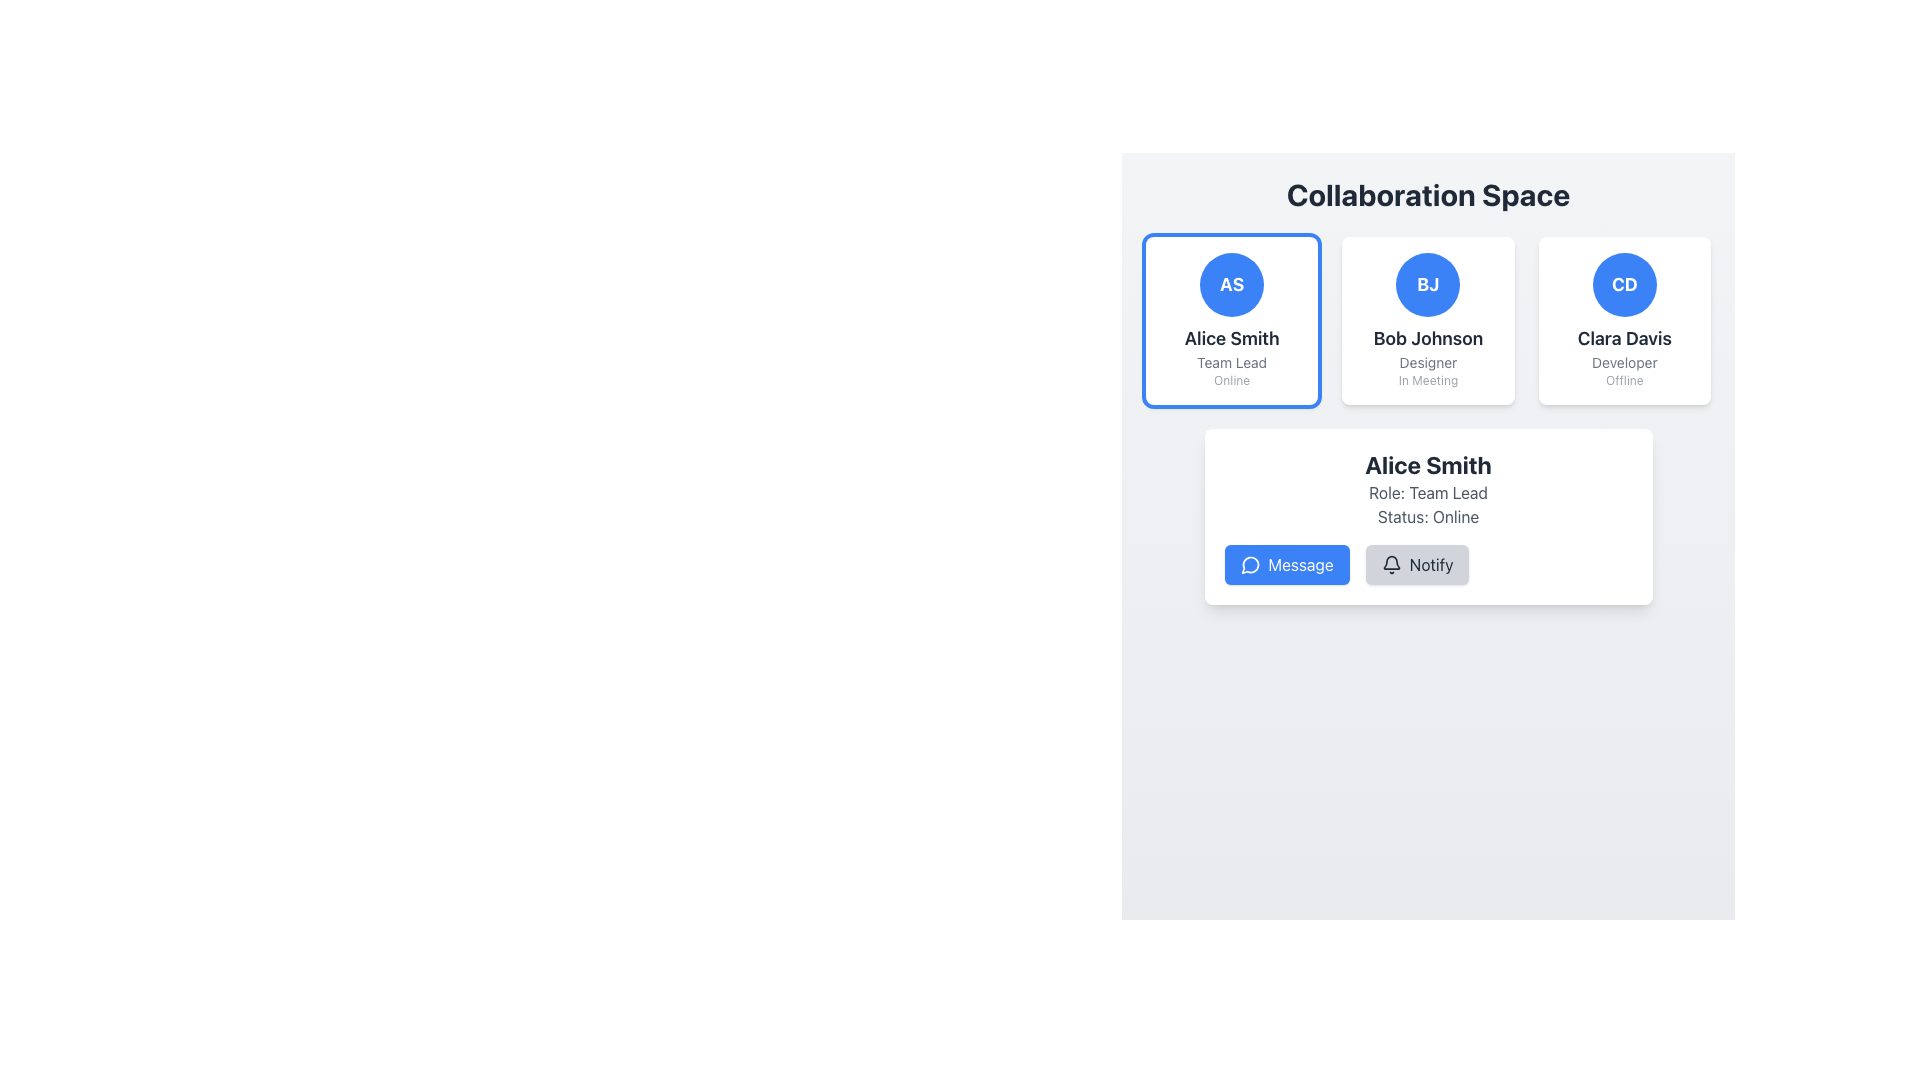  I want to click on text label displaying the role or designation of 'Alice Smith', which is positioned below the name 'Alice Smith' and above the status indicator 'Online' in the card, so click(1231, 362).